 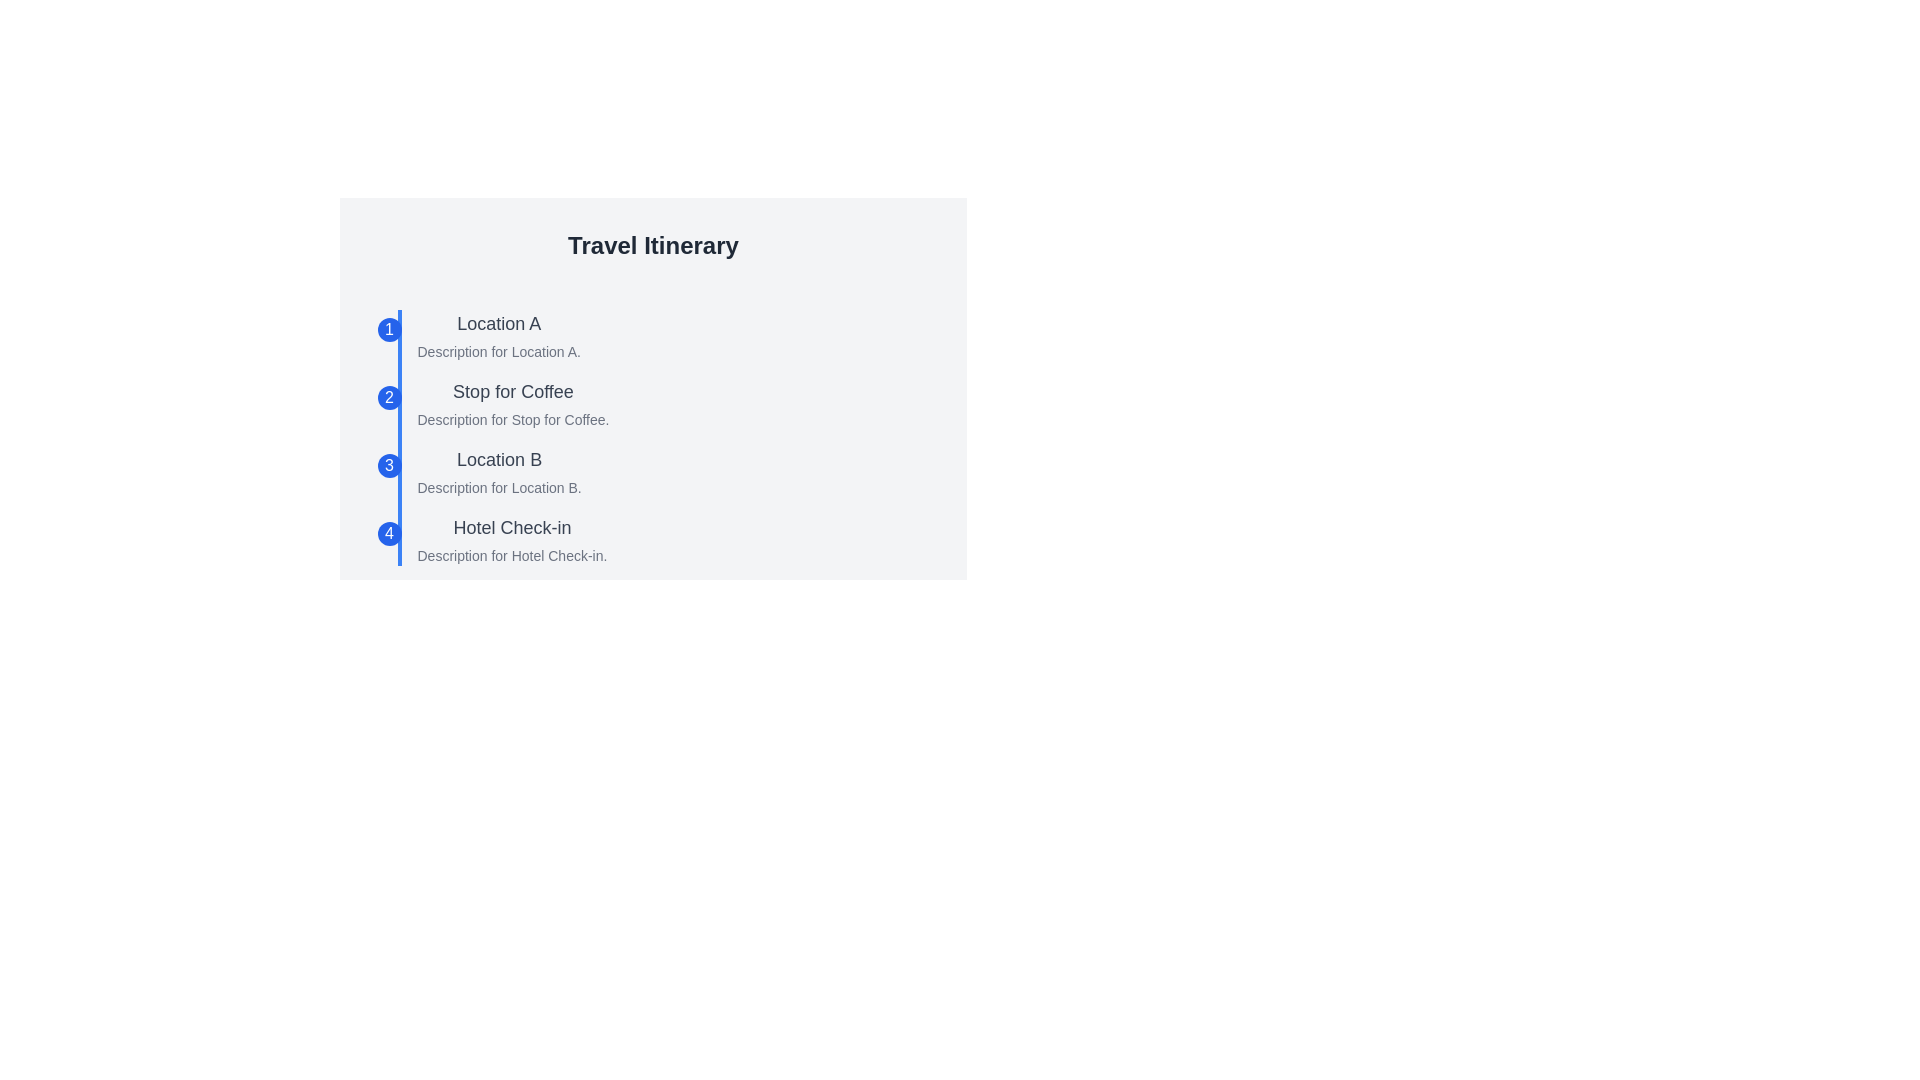 What do you see at coordinates (513, 419) in the screenshot?
I see `the text label displaying 'Description for Stop for Coffee.' which is styled in a smaller gray font and located below the heading 'Stop for Coffee'` at bounding box center [513, 419].